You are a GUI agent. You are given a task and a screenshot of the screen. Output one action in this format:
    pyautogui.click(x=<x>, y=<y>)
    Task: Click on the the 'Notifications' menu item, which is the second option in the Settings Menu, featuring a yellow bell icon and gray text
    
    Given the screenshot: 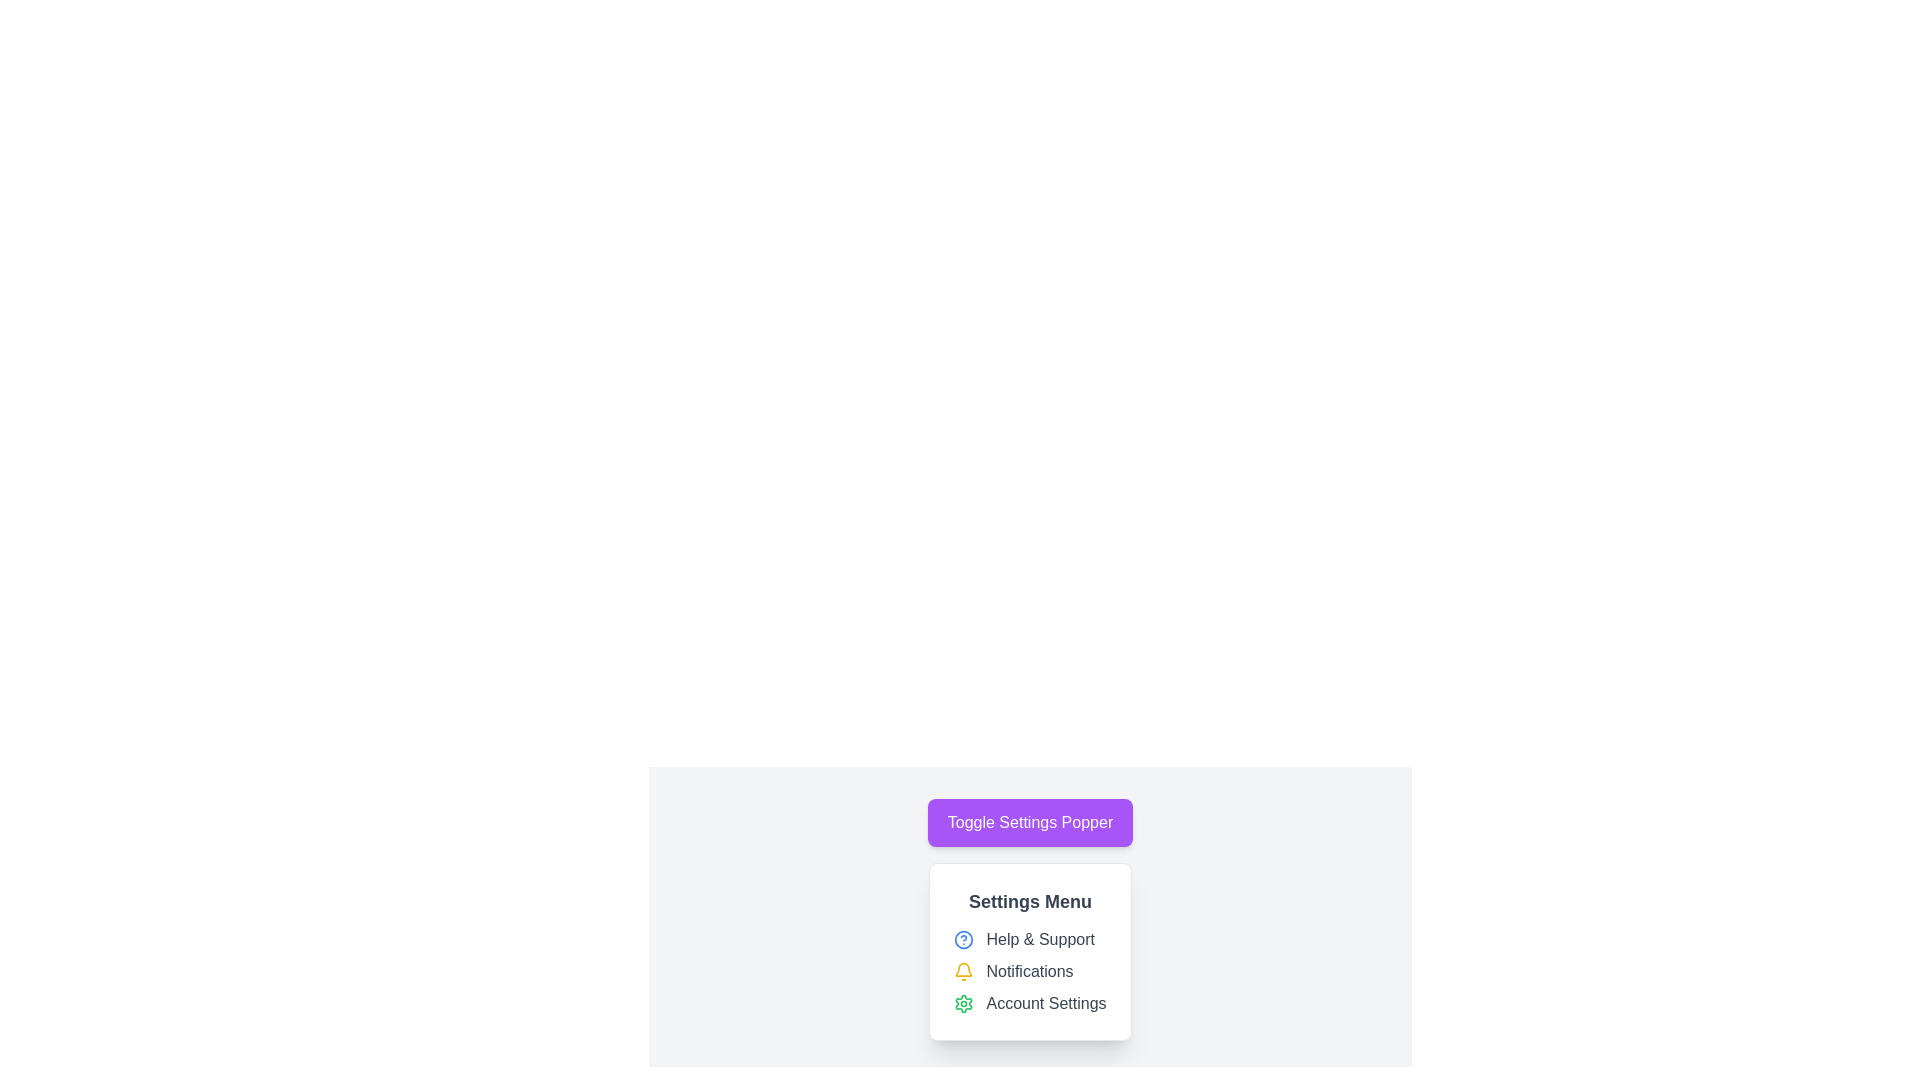 What is the action you would take?
    pyautogui.click(x=1030, y=971)
    